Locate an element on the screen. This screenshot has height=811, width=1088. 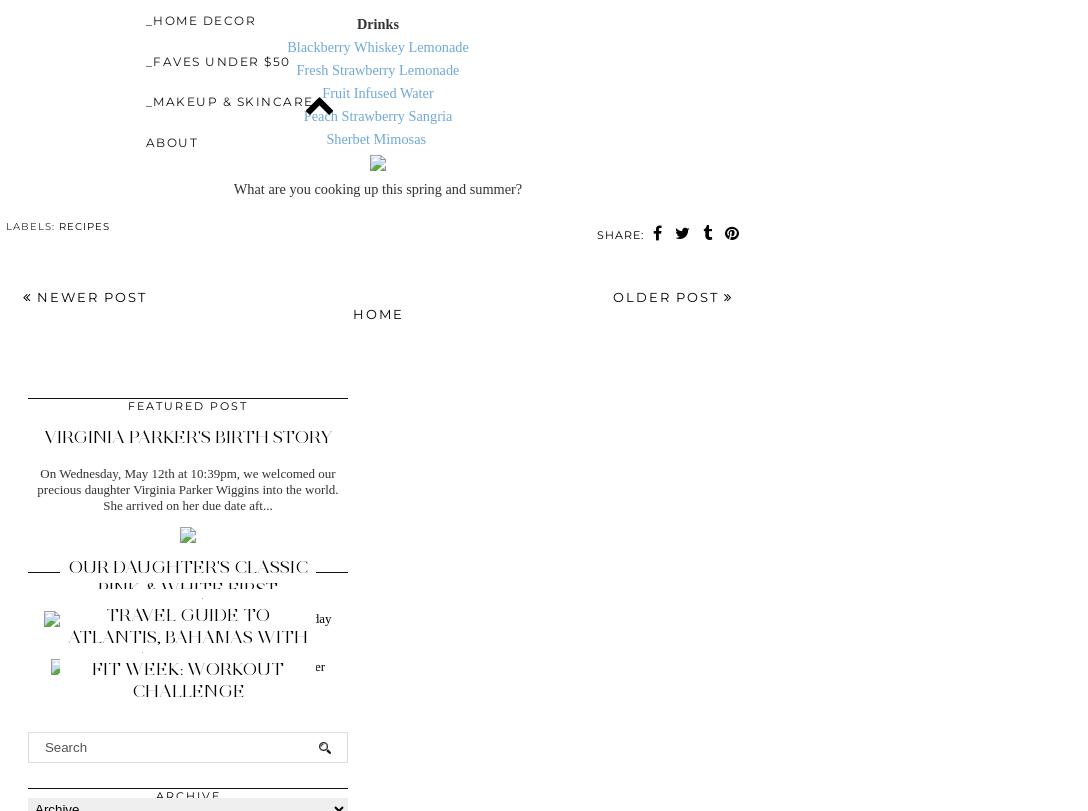
'SHARE:' is located at coordinates (620, 235).